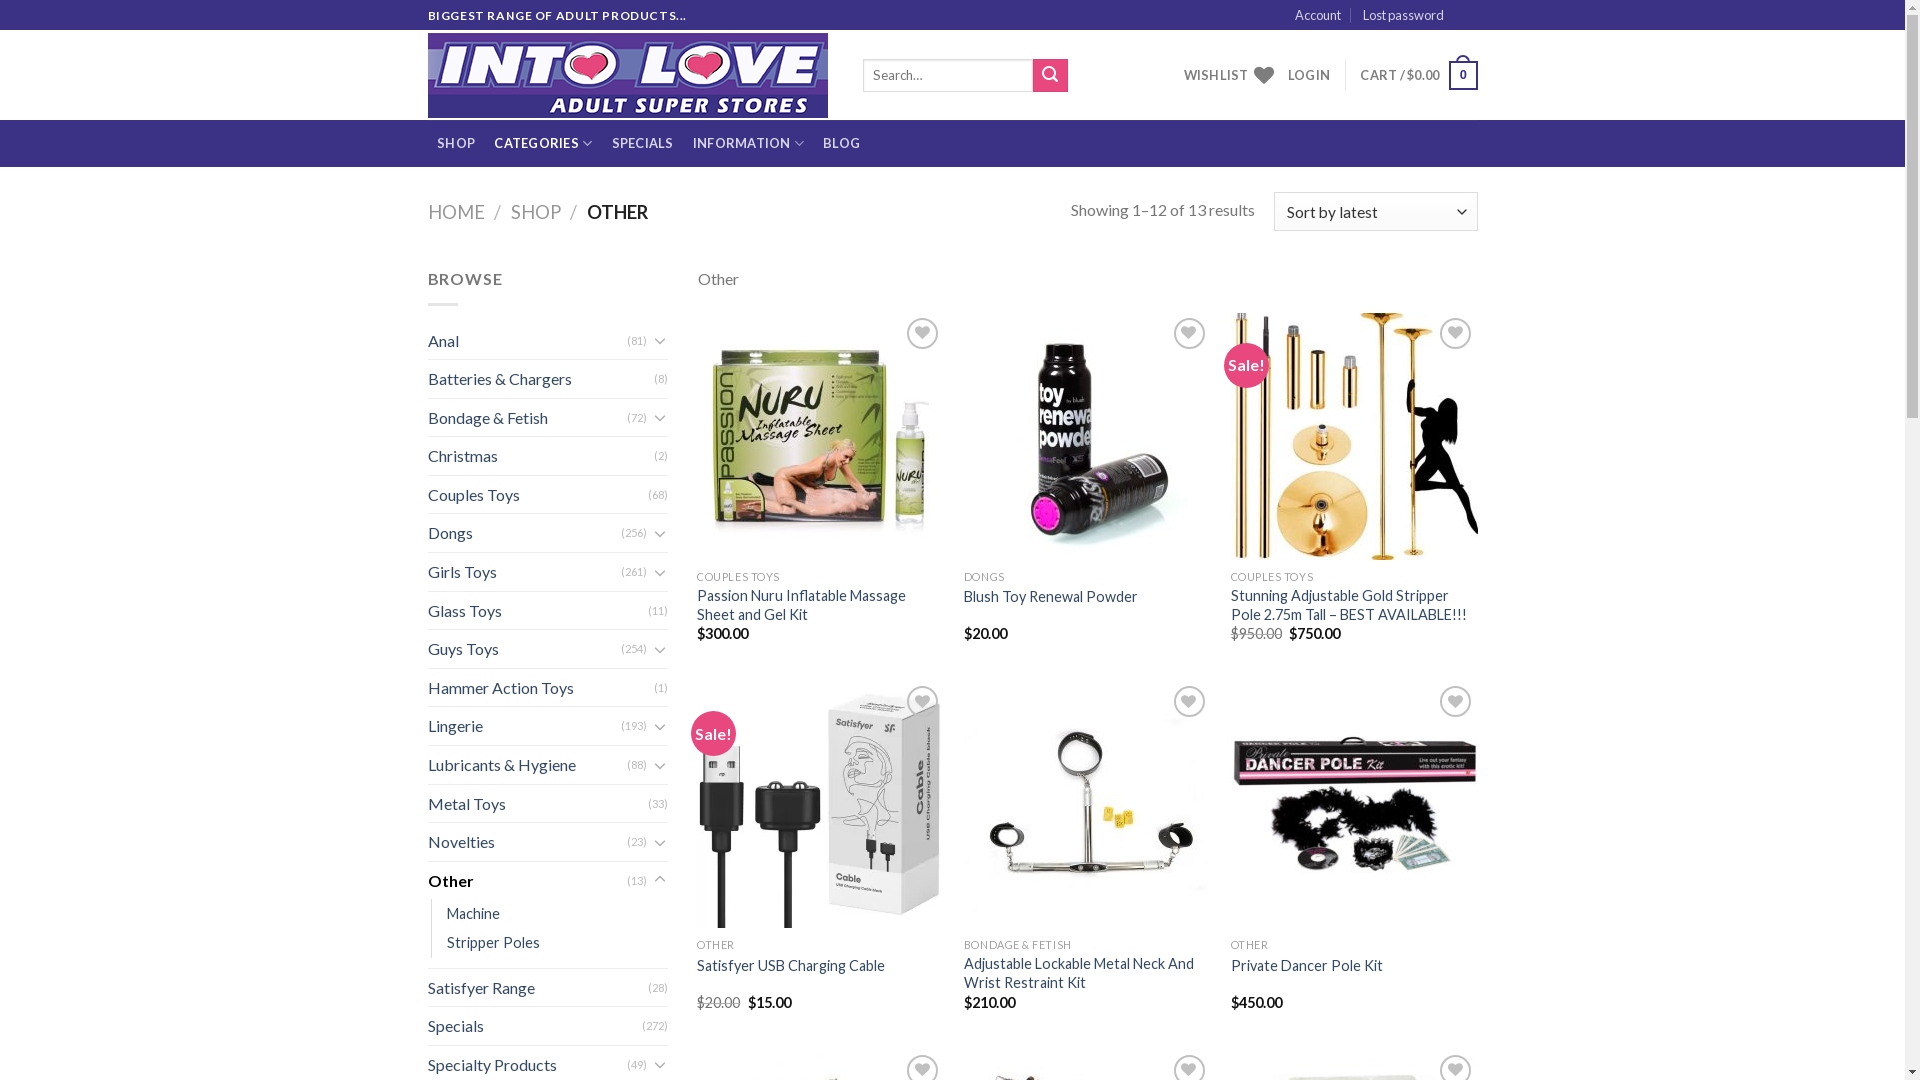  Describe the element at coordinates (524, 571) in the screenshot. I see `'Girls Toys'` at that location.